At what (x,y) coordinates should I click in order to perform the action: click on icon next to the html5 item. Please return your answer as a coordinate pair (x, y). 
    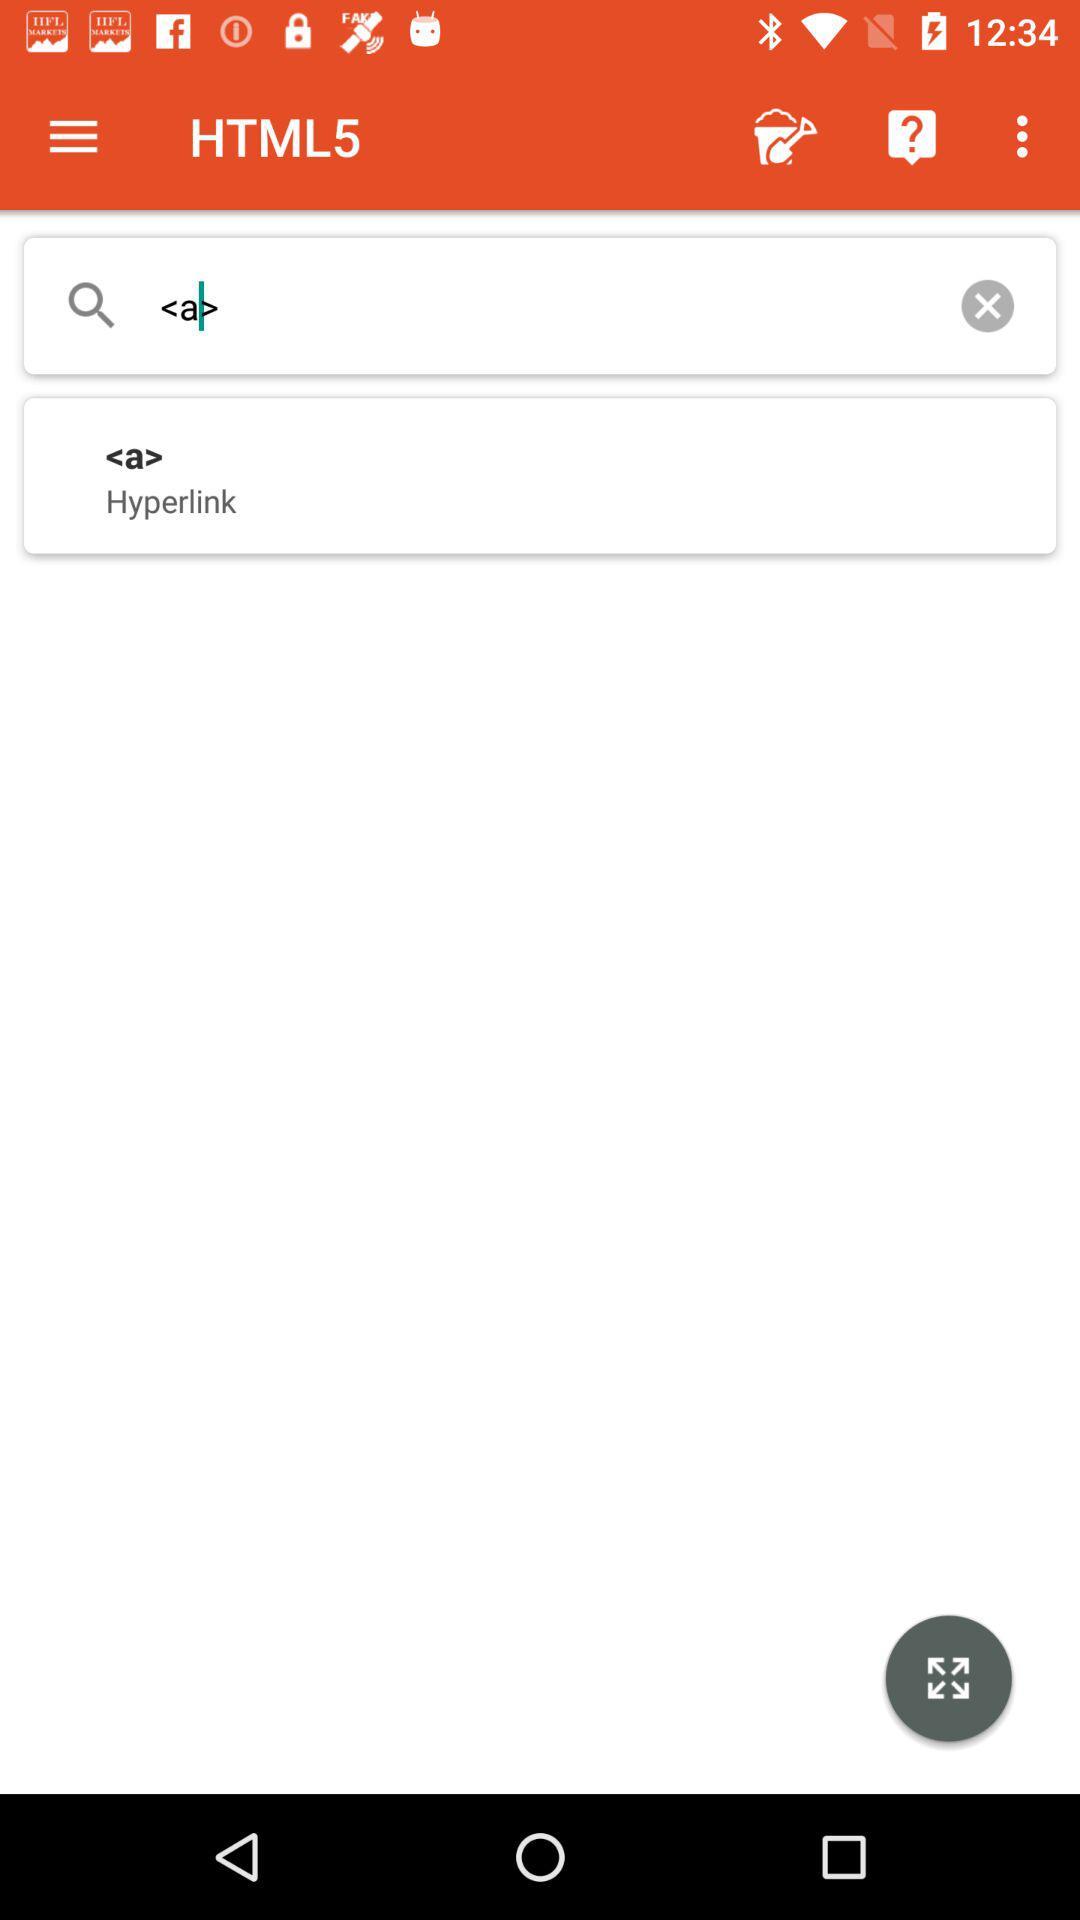
    Looking at the image, I should click on (785, 135).